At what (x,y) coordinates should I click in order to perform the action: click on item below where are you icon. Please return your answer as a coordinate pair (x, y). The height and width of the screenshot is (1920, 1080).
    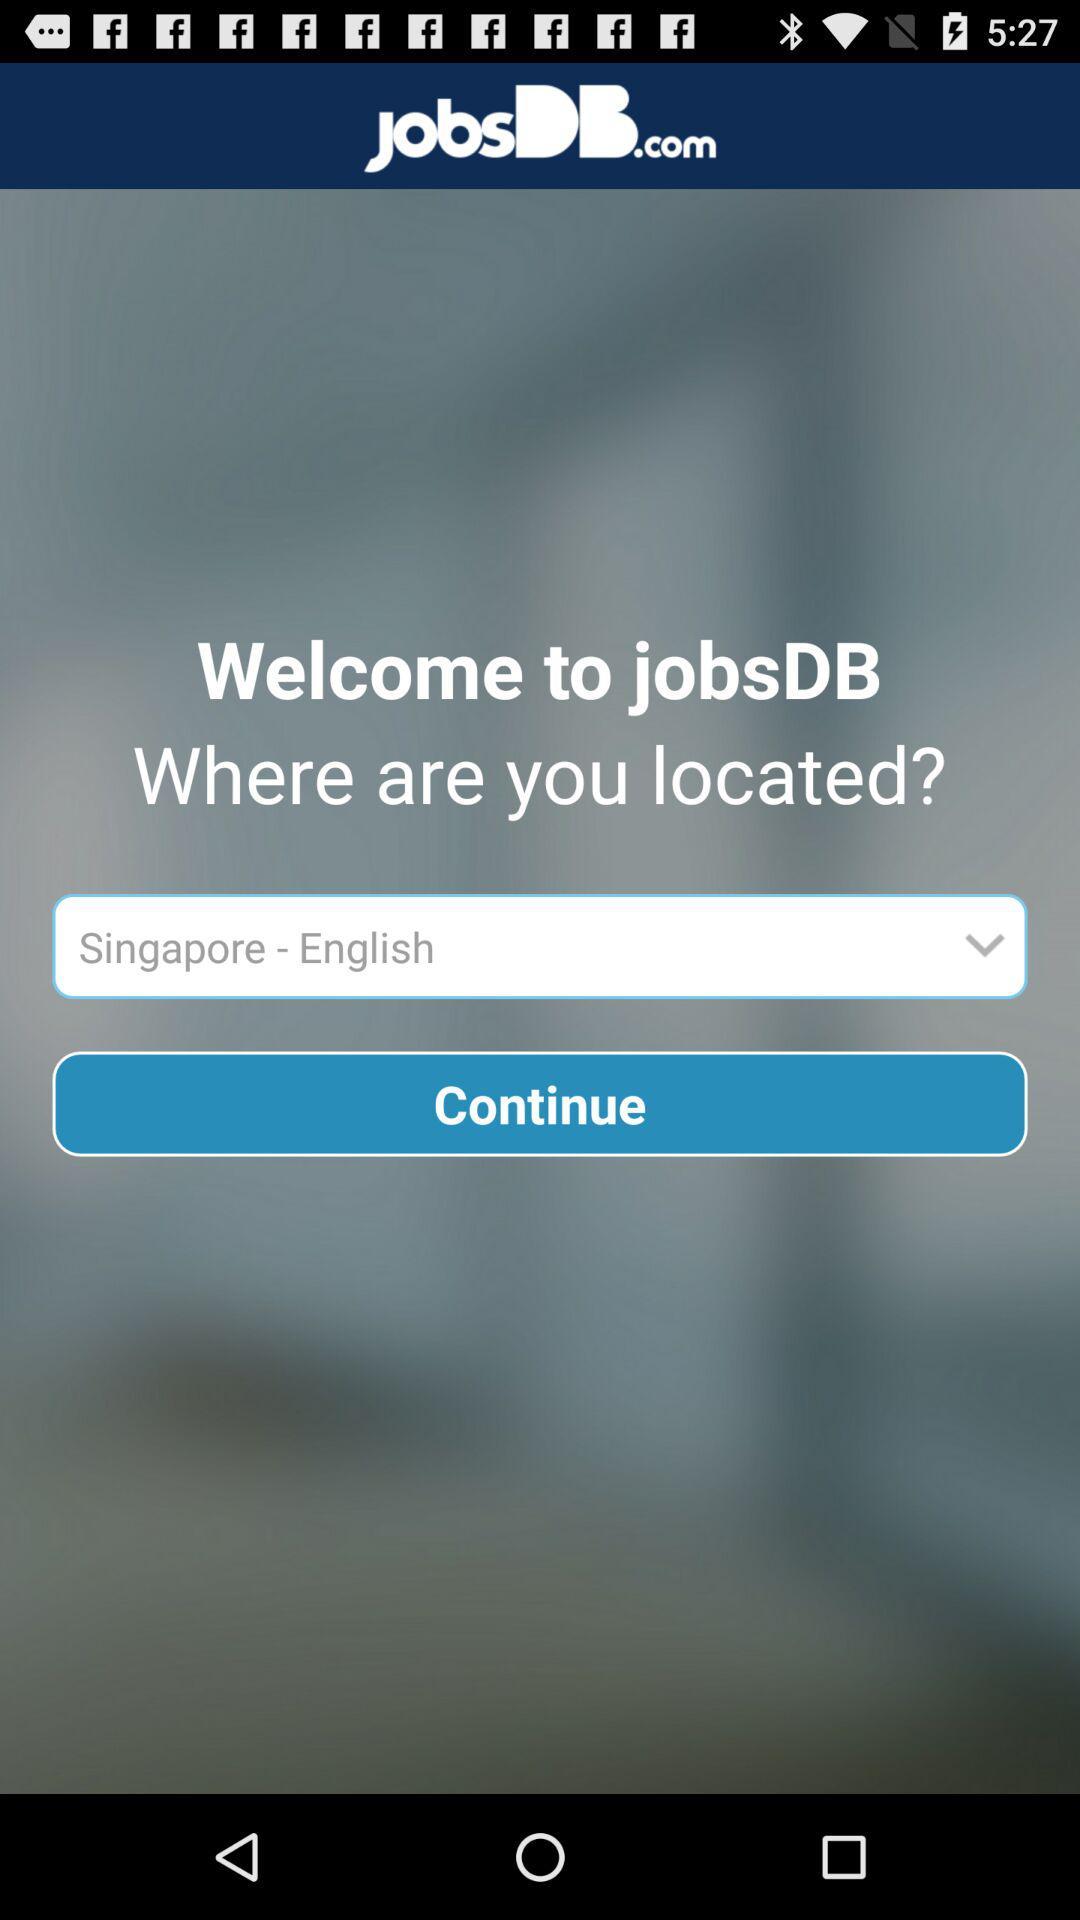
    Looking at the image, I should click on (504, 945).